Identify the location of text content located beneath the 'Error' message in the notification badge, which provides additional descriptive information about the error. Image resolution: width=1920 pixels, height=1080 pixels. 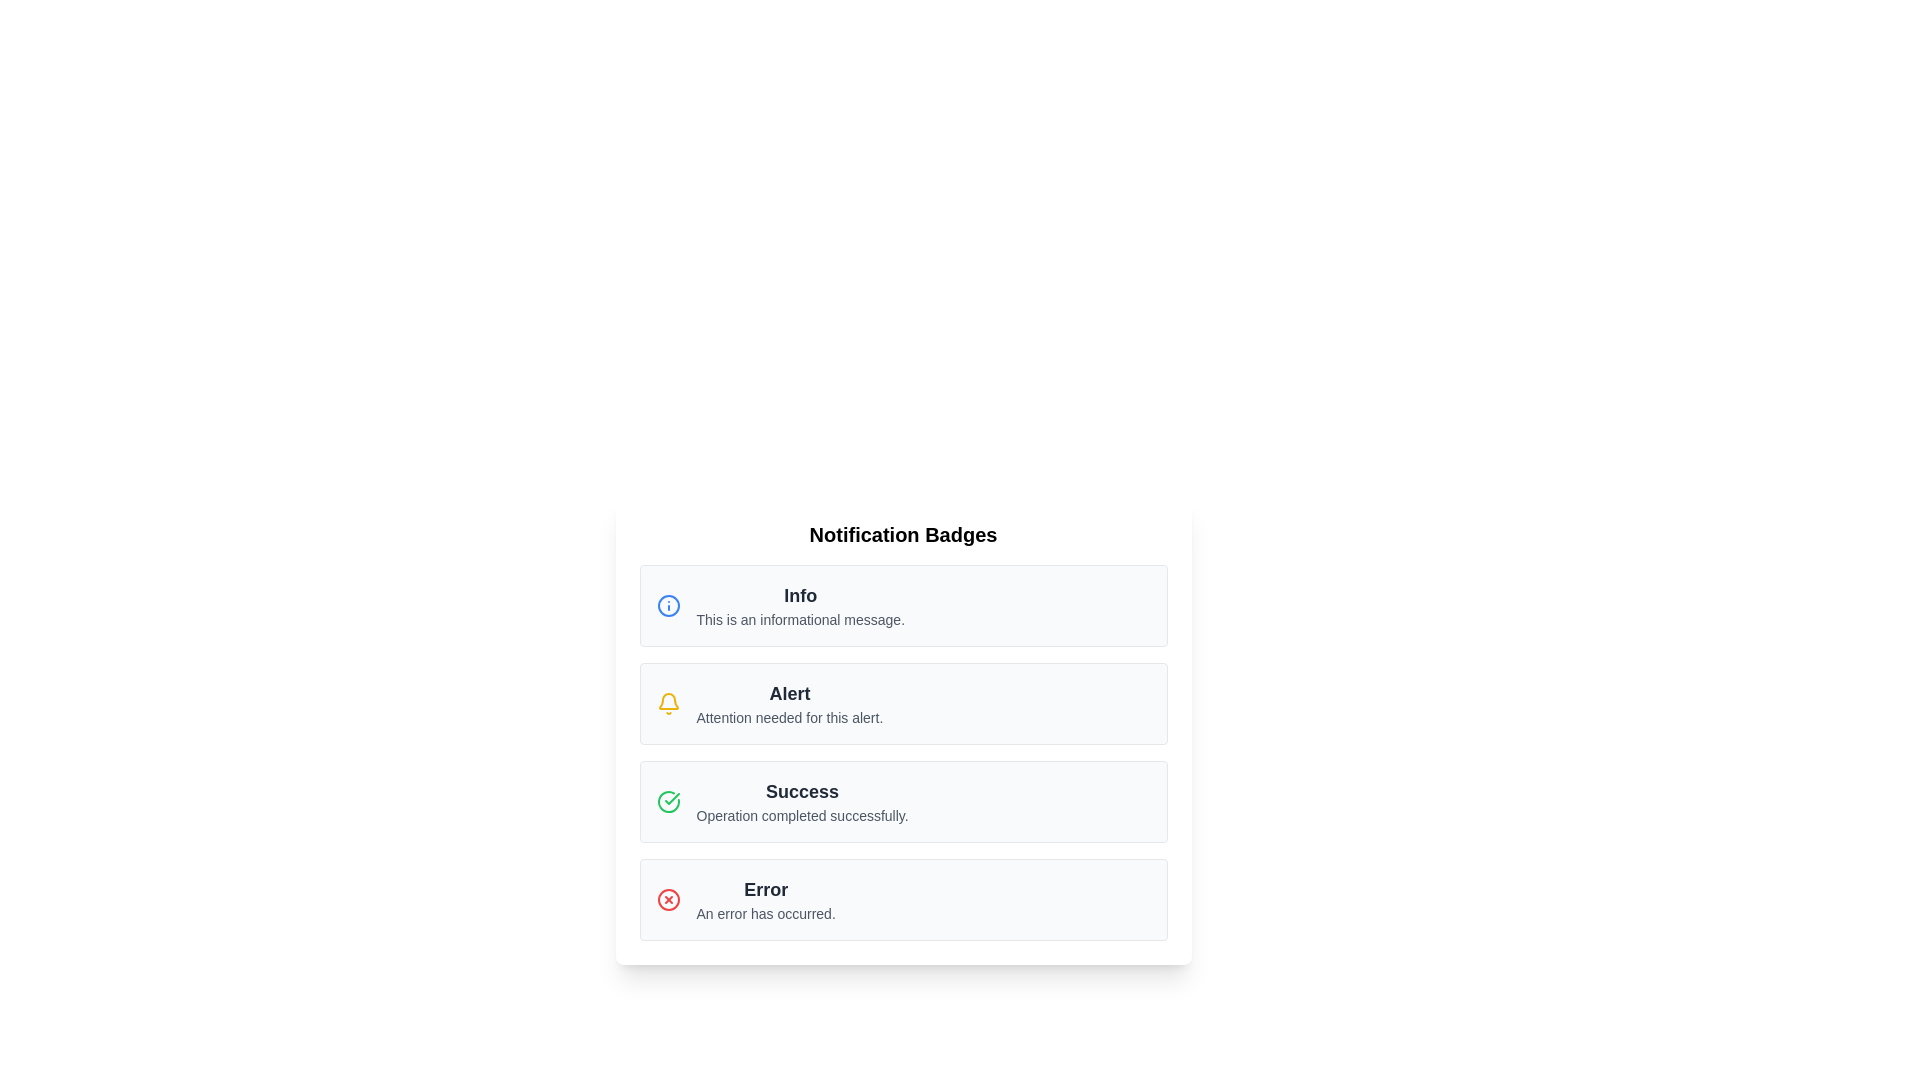
(765, 914).